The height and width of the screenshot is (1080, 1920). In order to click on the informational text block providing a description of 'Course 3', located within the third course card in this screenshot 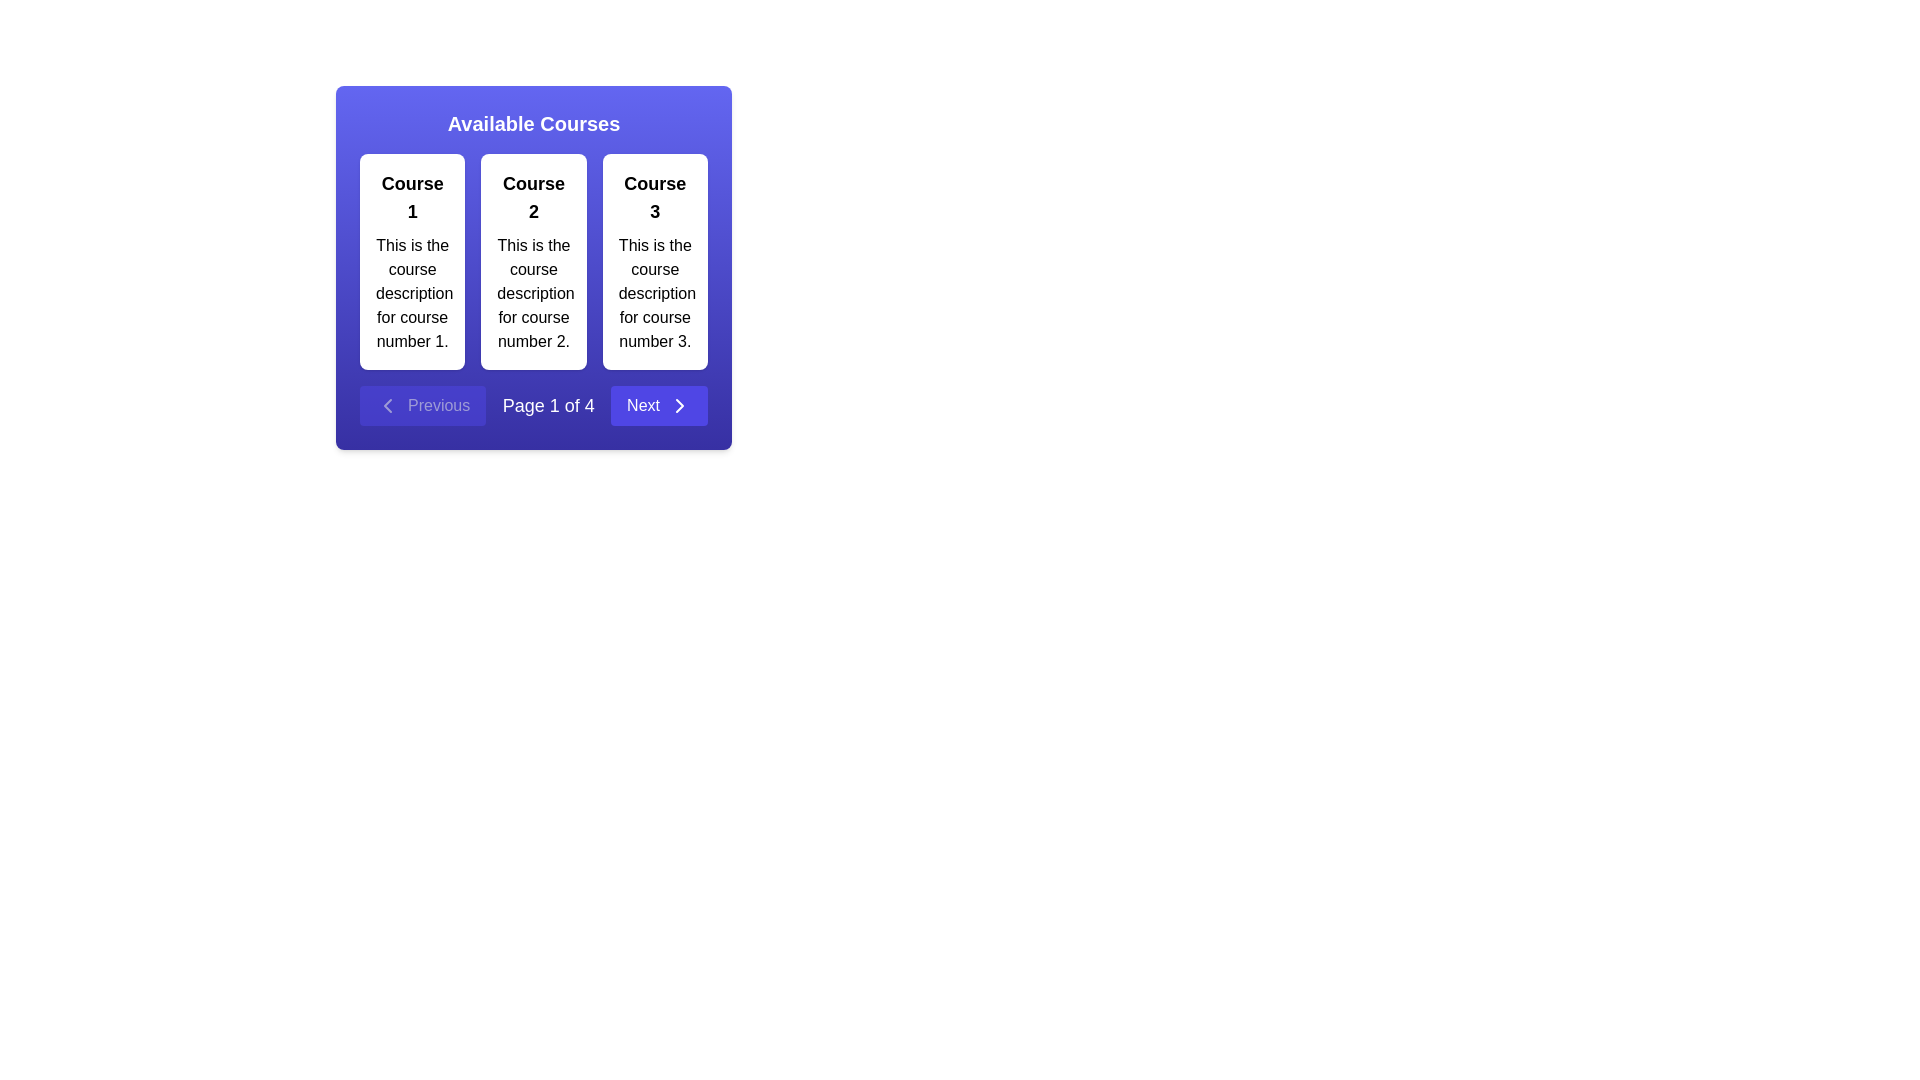, I will do `click(655, 293)`.